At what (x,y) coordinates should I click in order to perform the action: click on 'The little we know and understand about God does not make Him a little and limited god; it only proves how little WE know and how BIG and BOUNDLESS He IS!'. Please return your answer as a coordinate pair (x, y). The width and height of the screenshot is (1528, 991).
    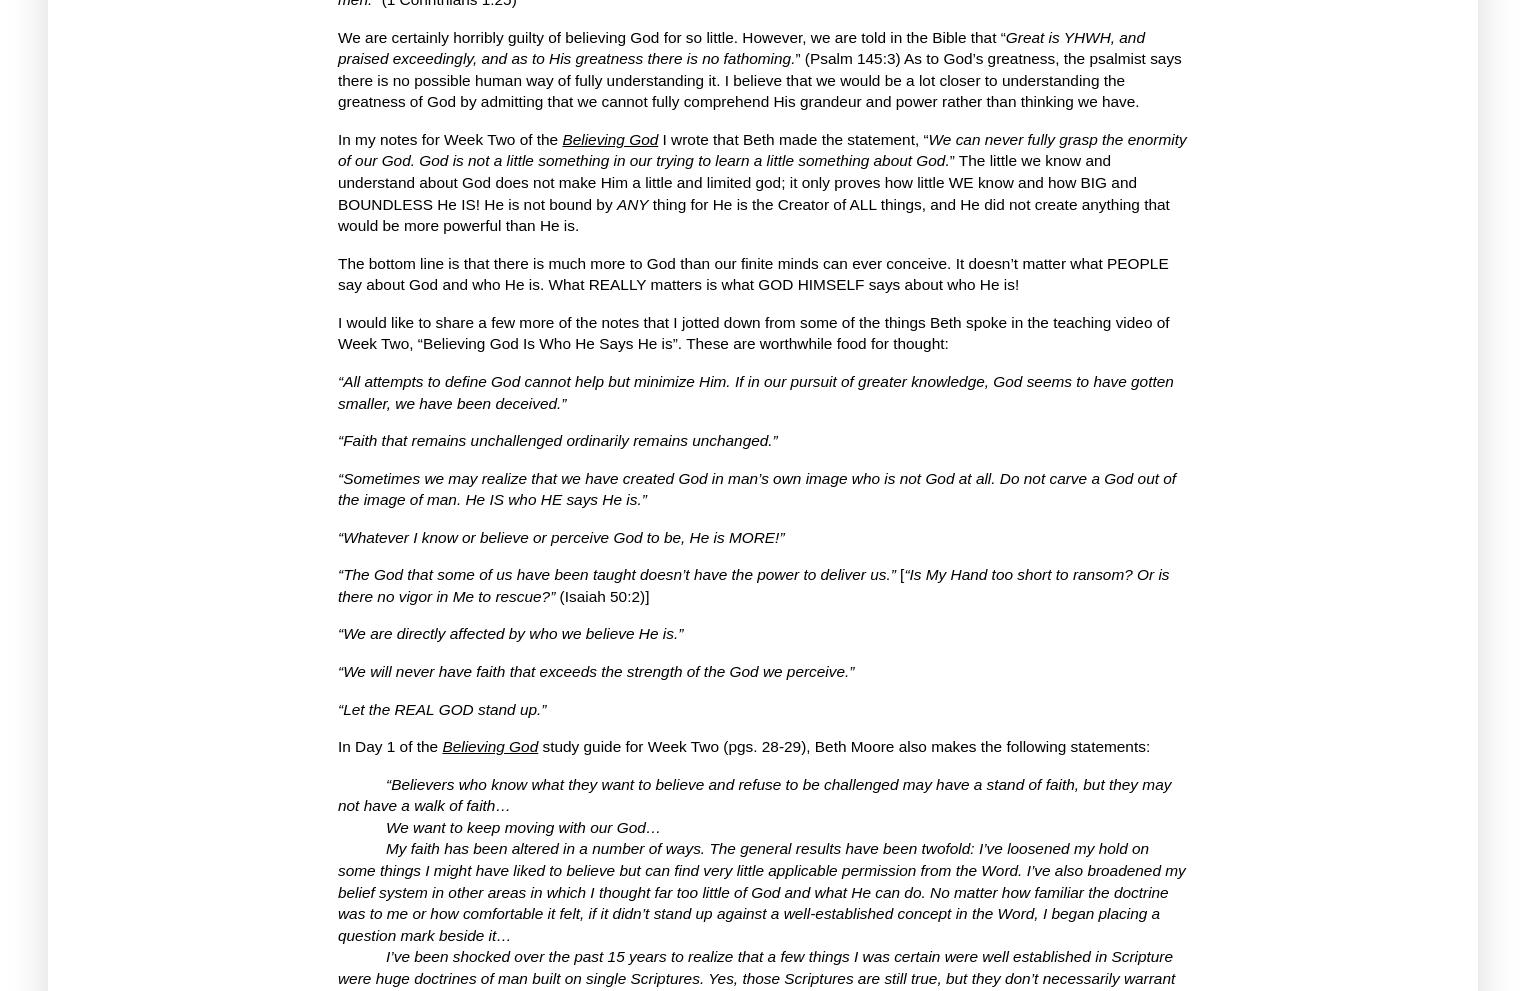
    Looking at the image, I should click on (736, 181).